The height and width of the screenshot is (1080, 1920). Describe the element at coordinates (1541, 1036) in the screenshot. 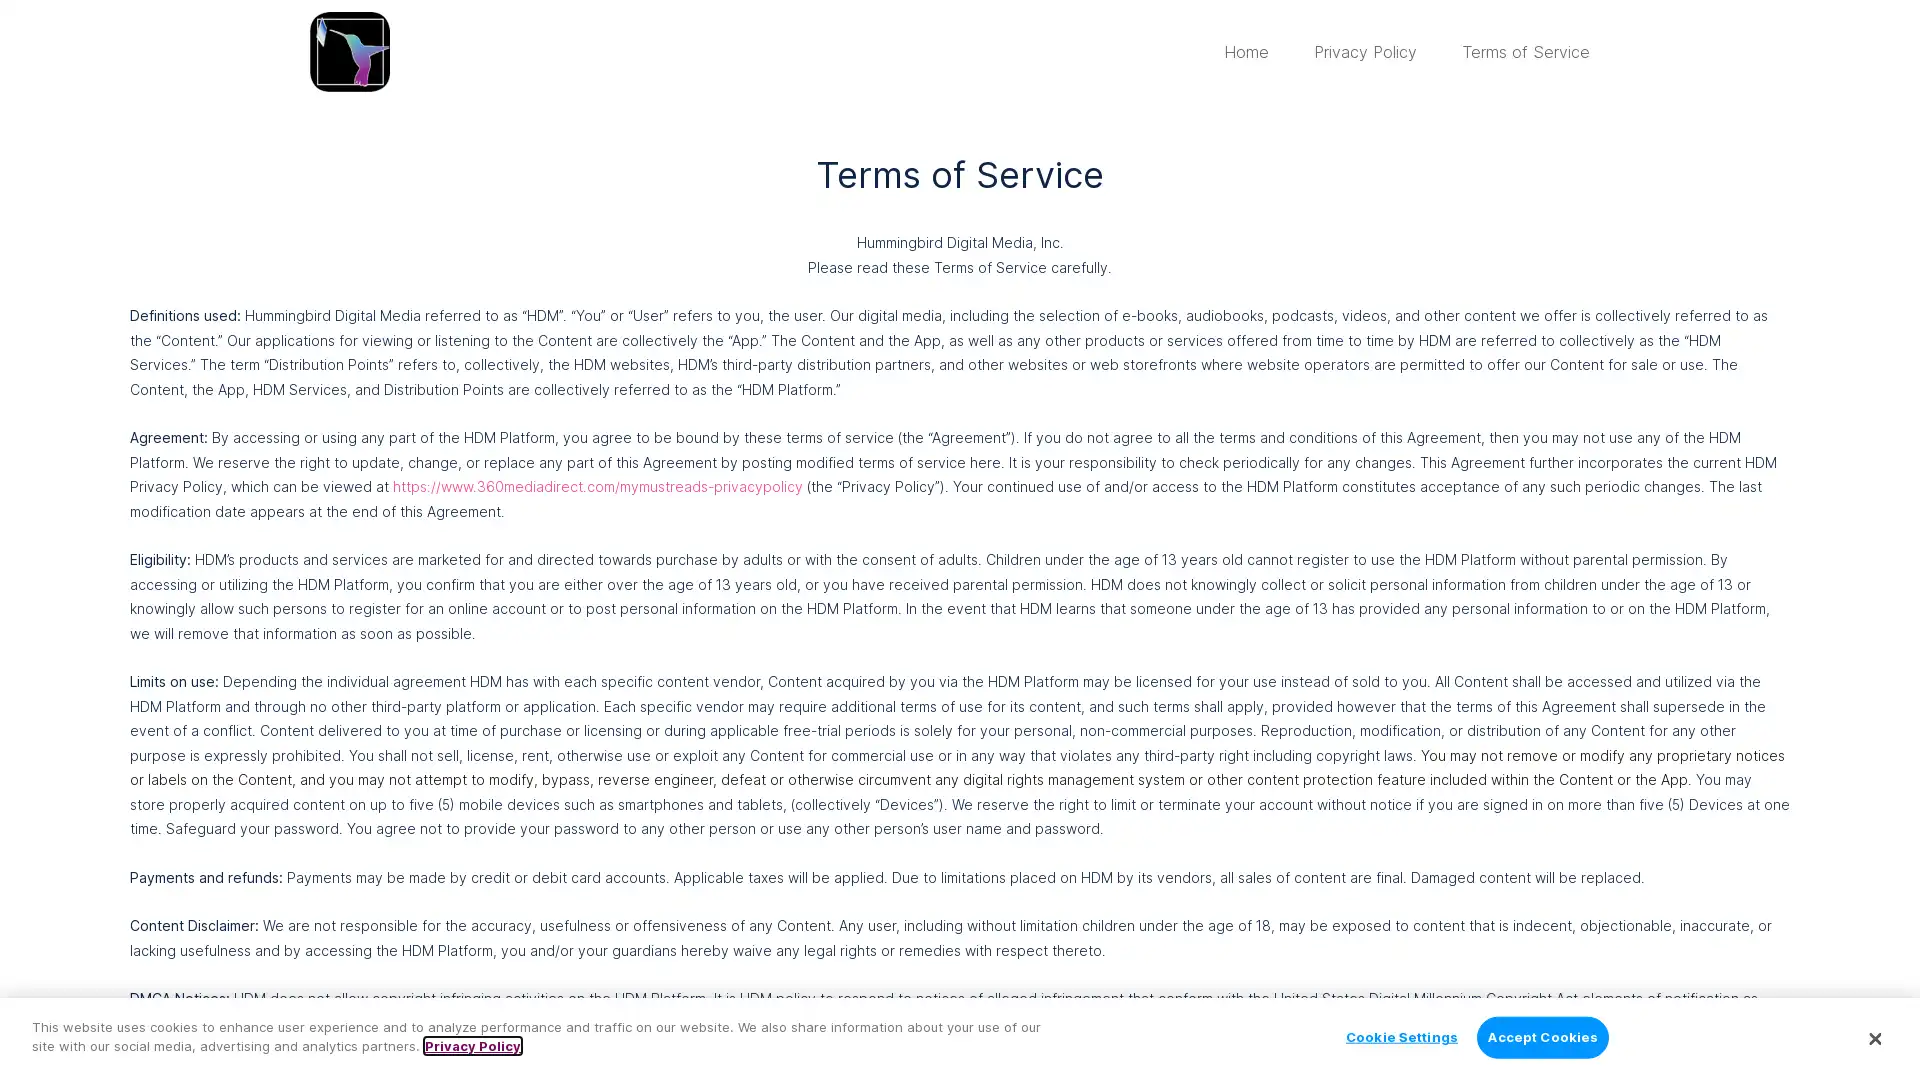

I see `Accept Cookies` at that location.